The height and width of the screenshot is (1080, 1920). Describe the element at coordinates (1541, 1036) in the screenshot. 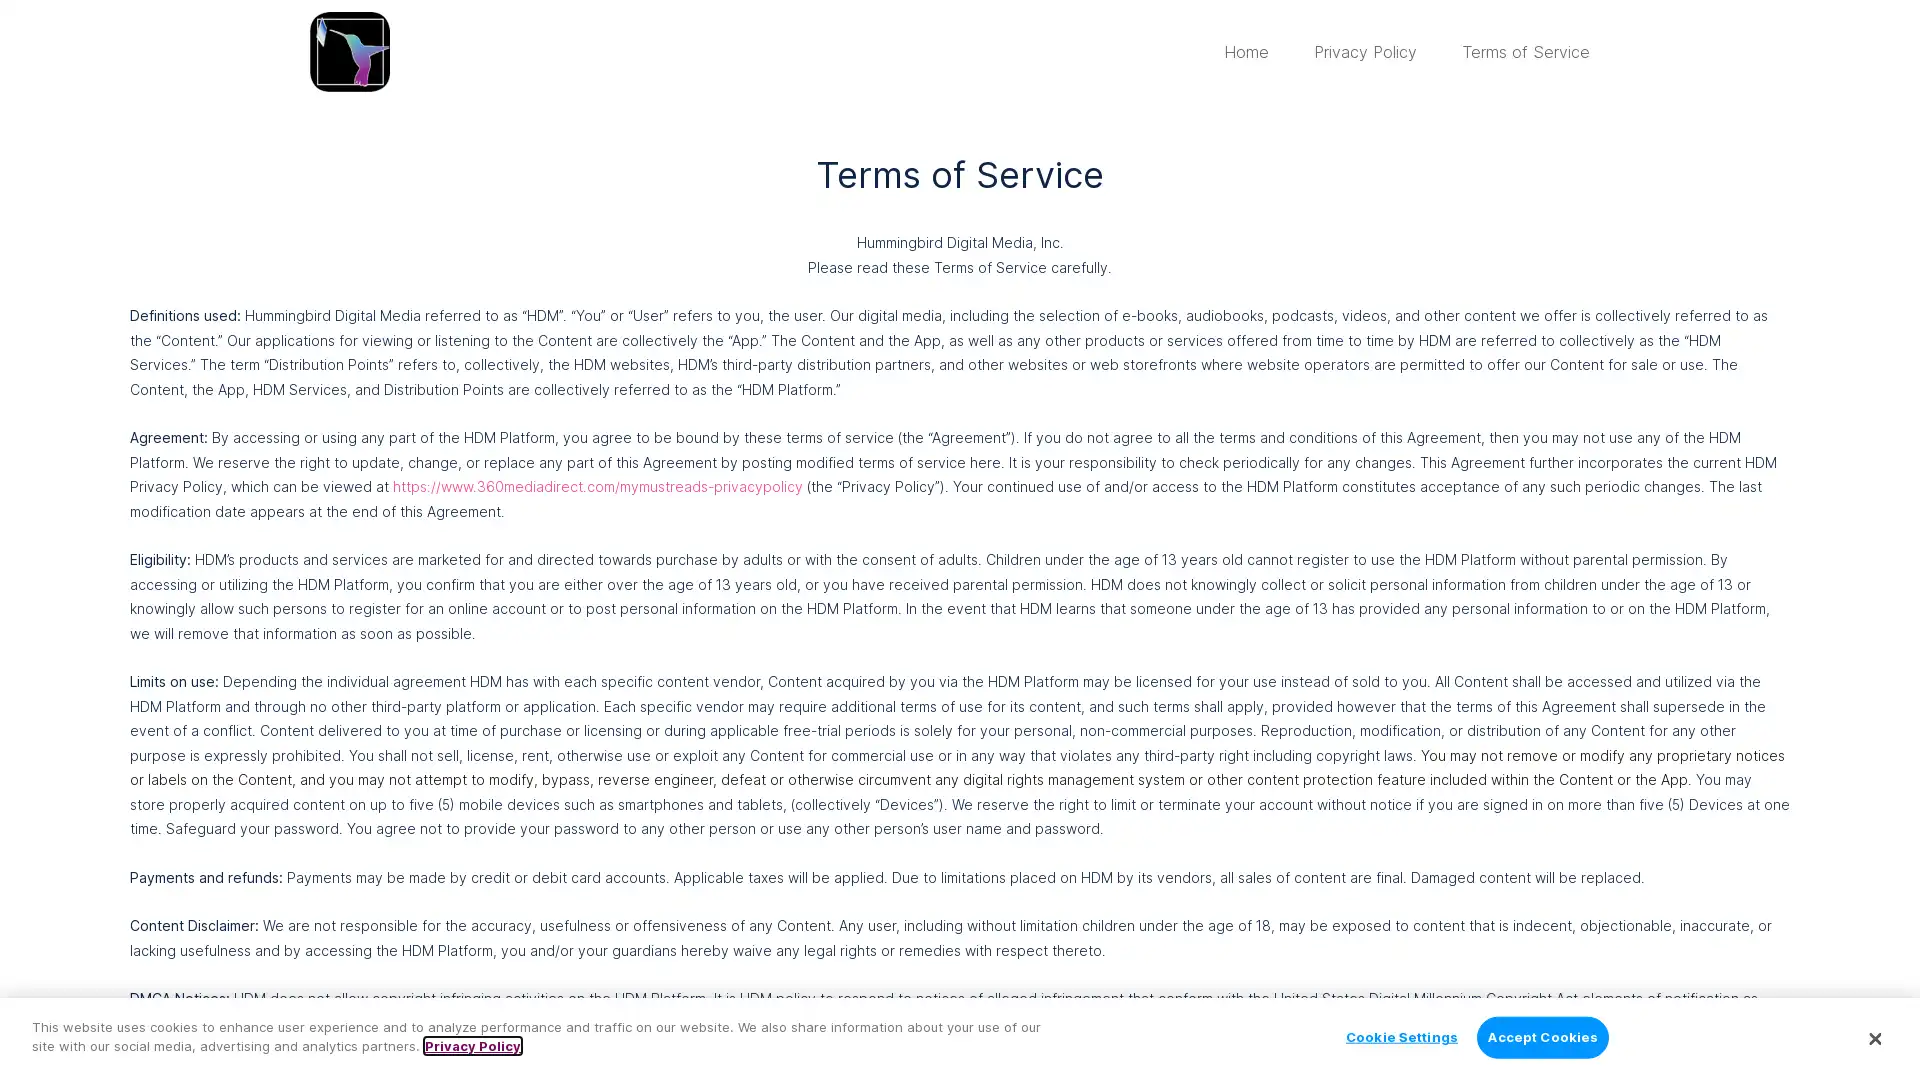

I see `Accept Cookies` at that location.